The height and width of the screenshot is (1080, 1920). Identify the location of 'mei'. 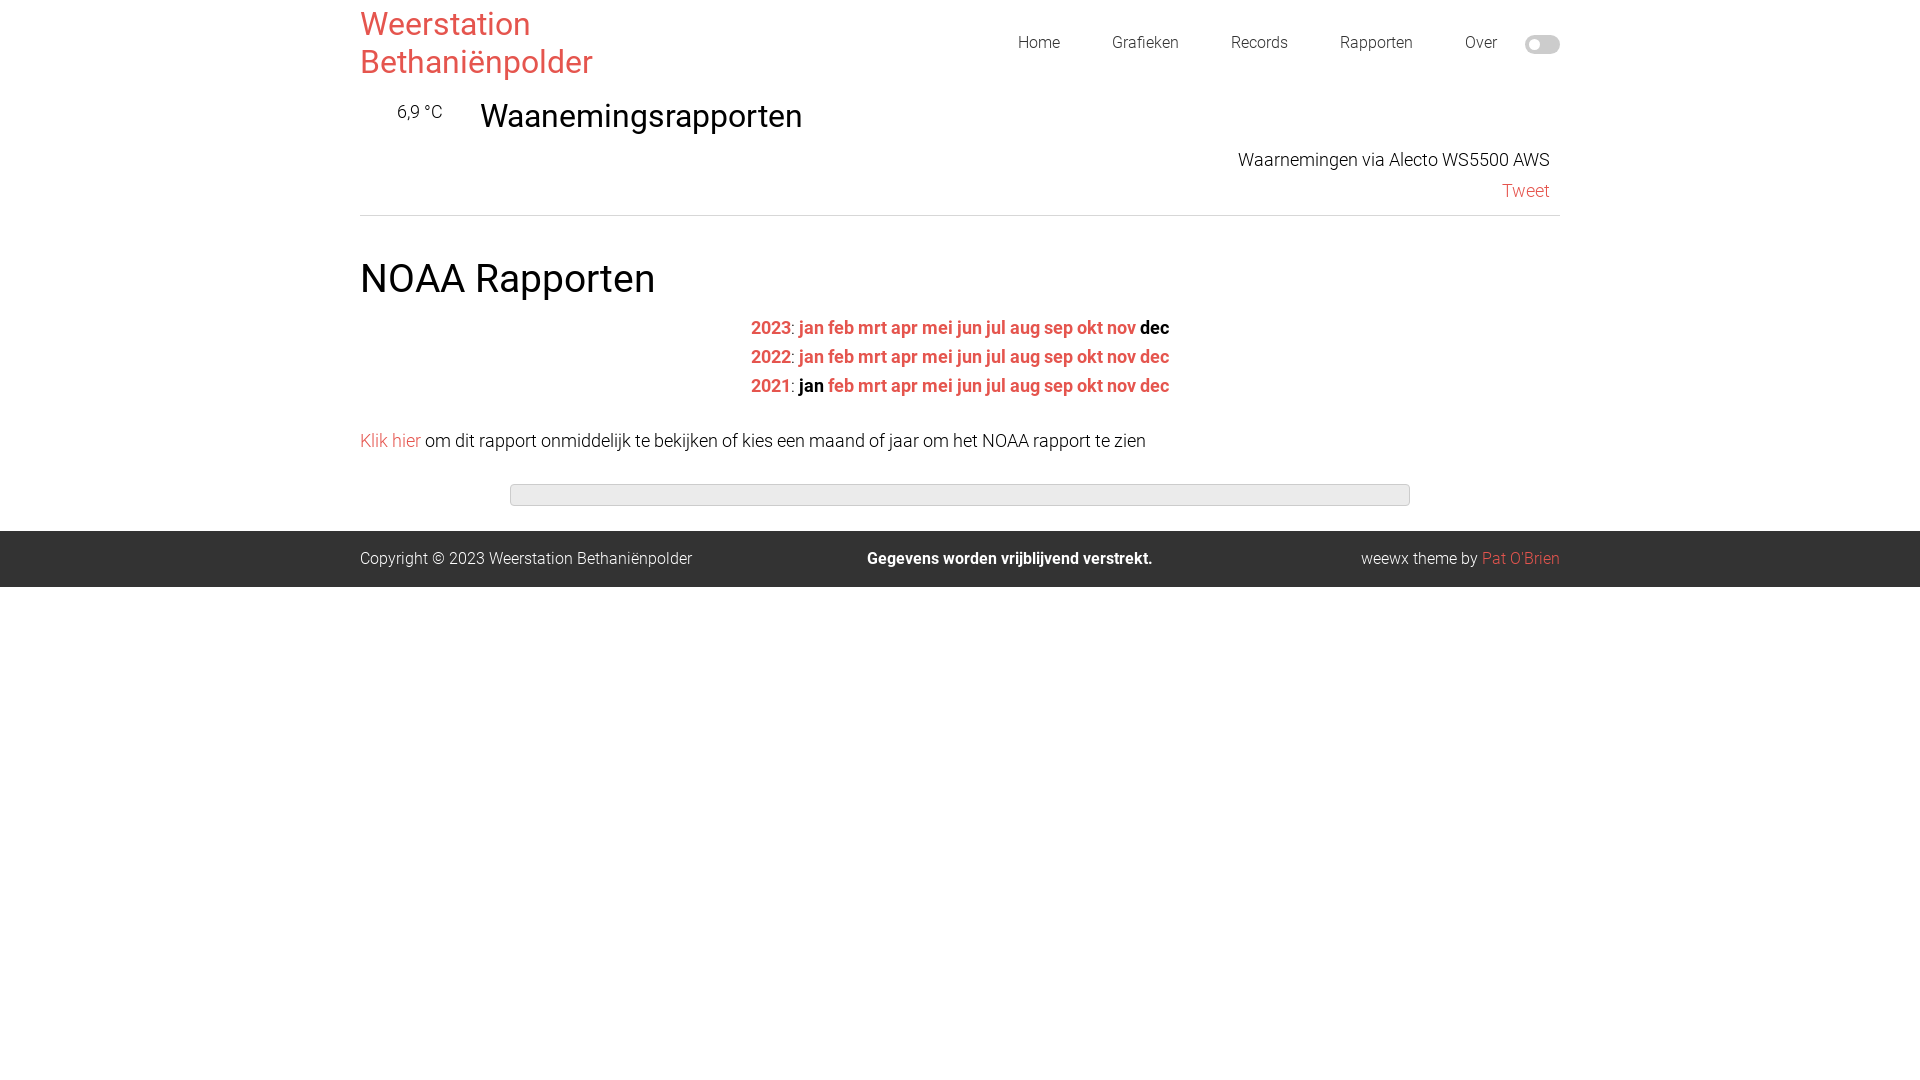
(936, 355).